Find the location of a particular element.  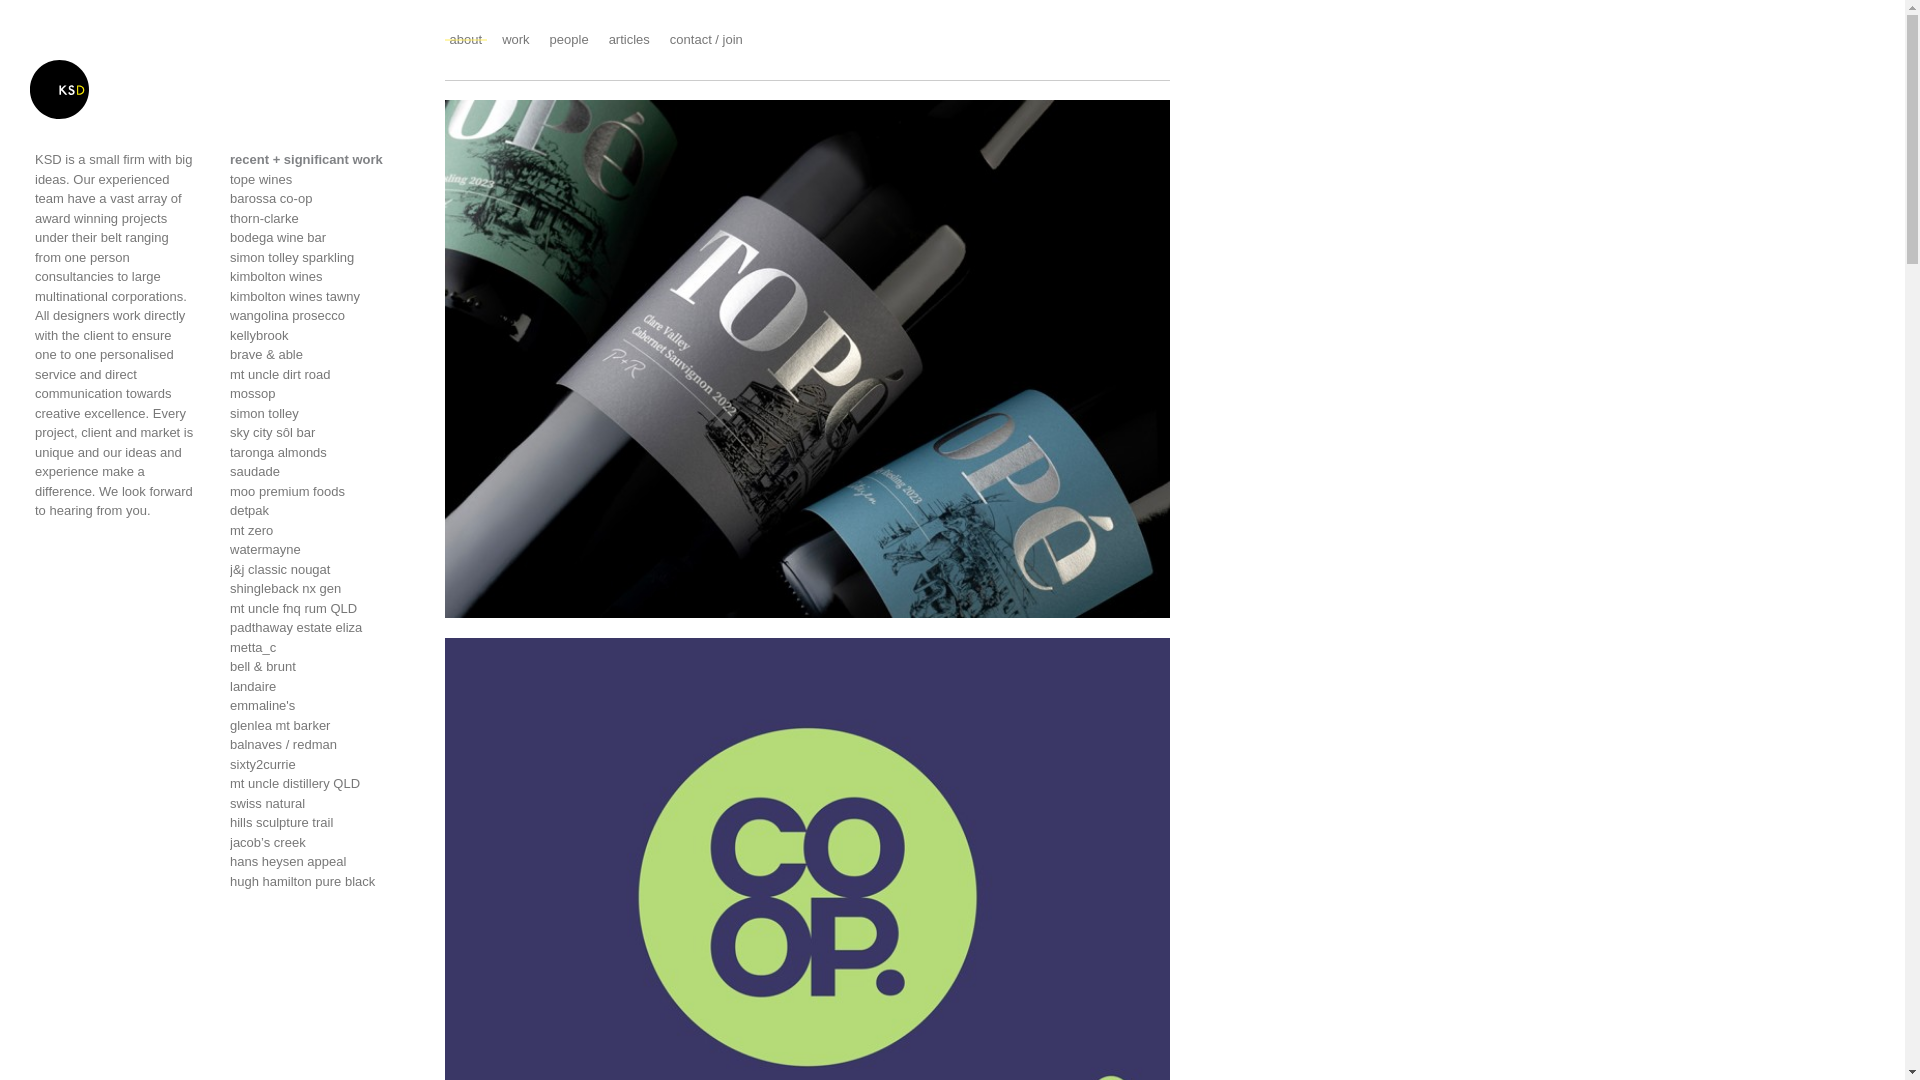

'landaire' is located at coordinates (320, 685).